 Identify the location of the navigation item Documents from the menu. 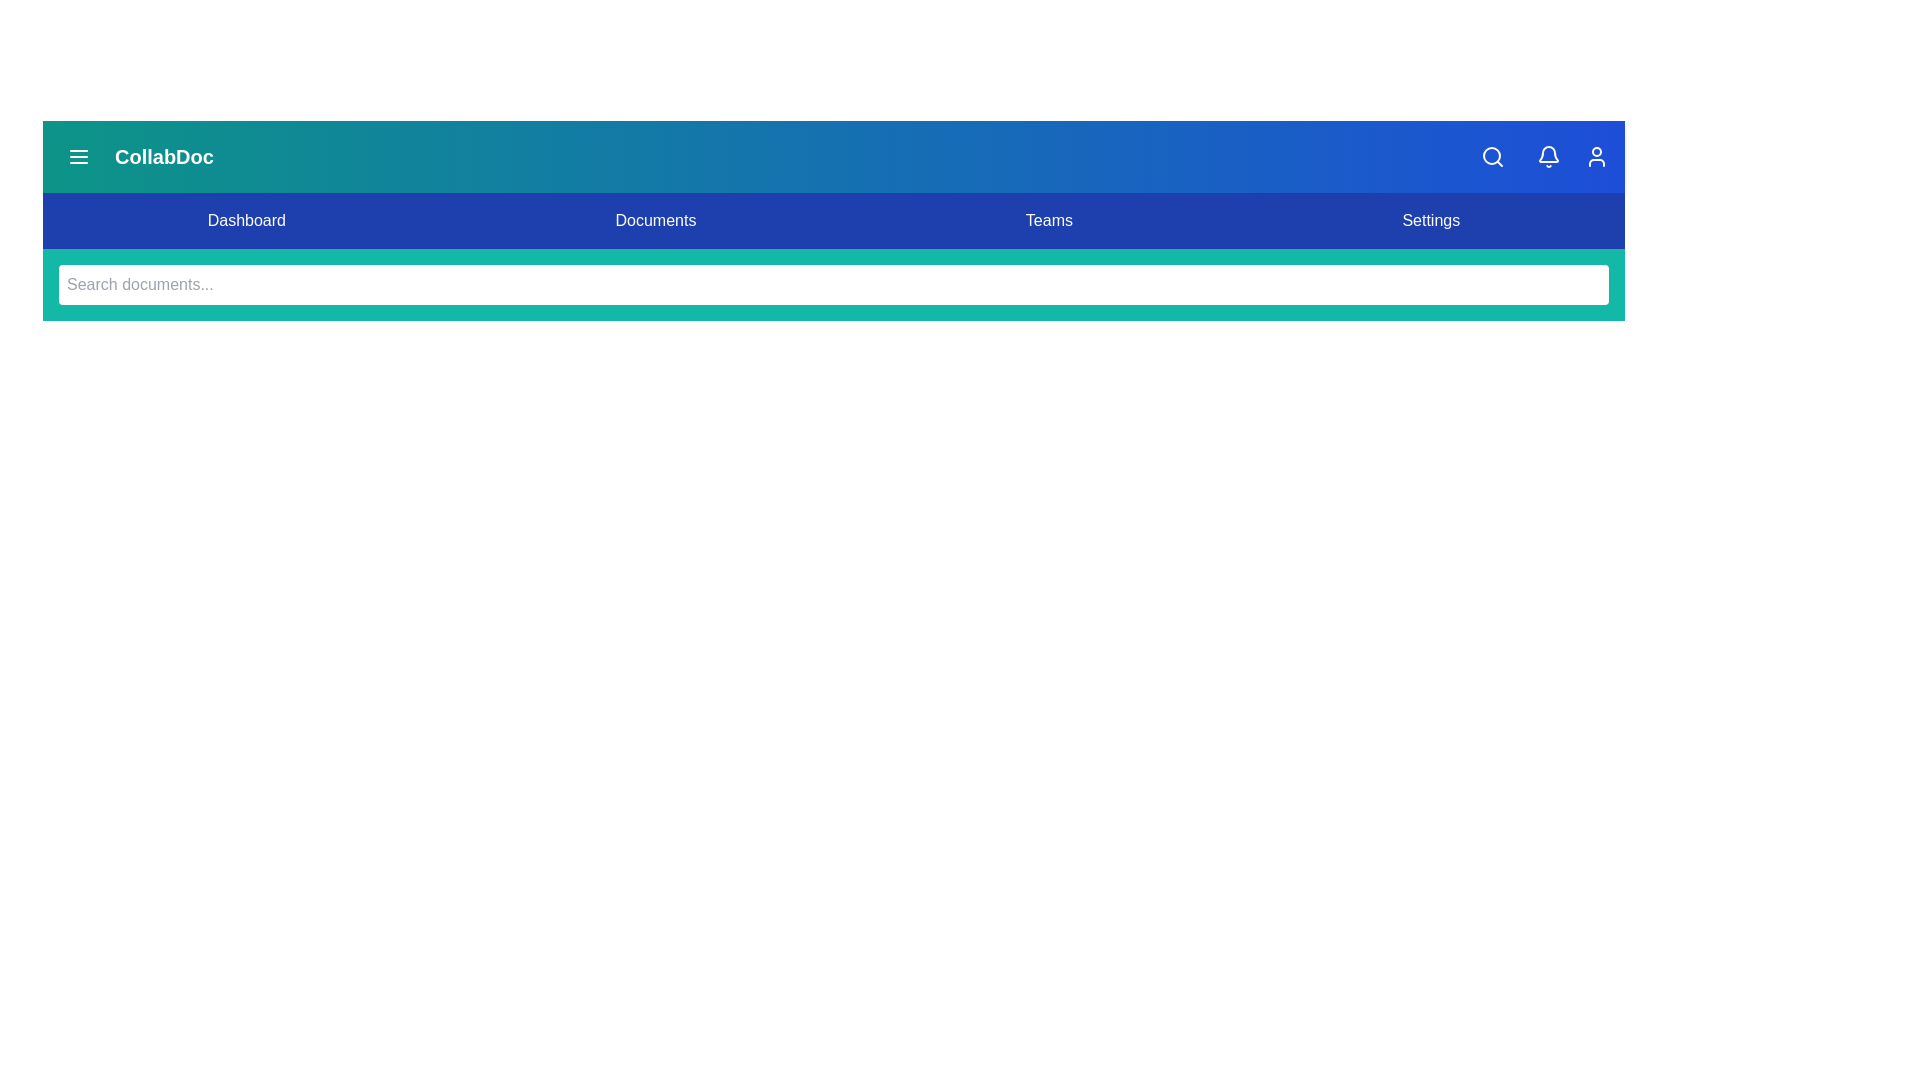
(655, 220).